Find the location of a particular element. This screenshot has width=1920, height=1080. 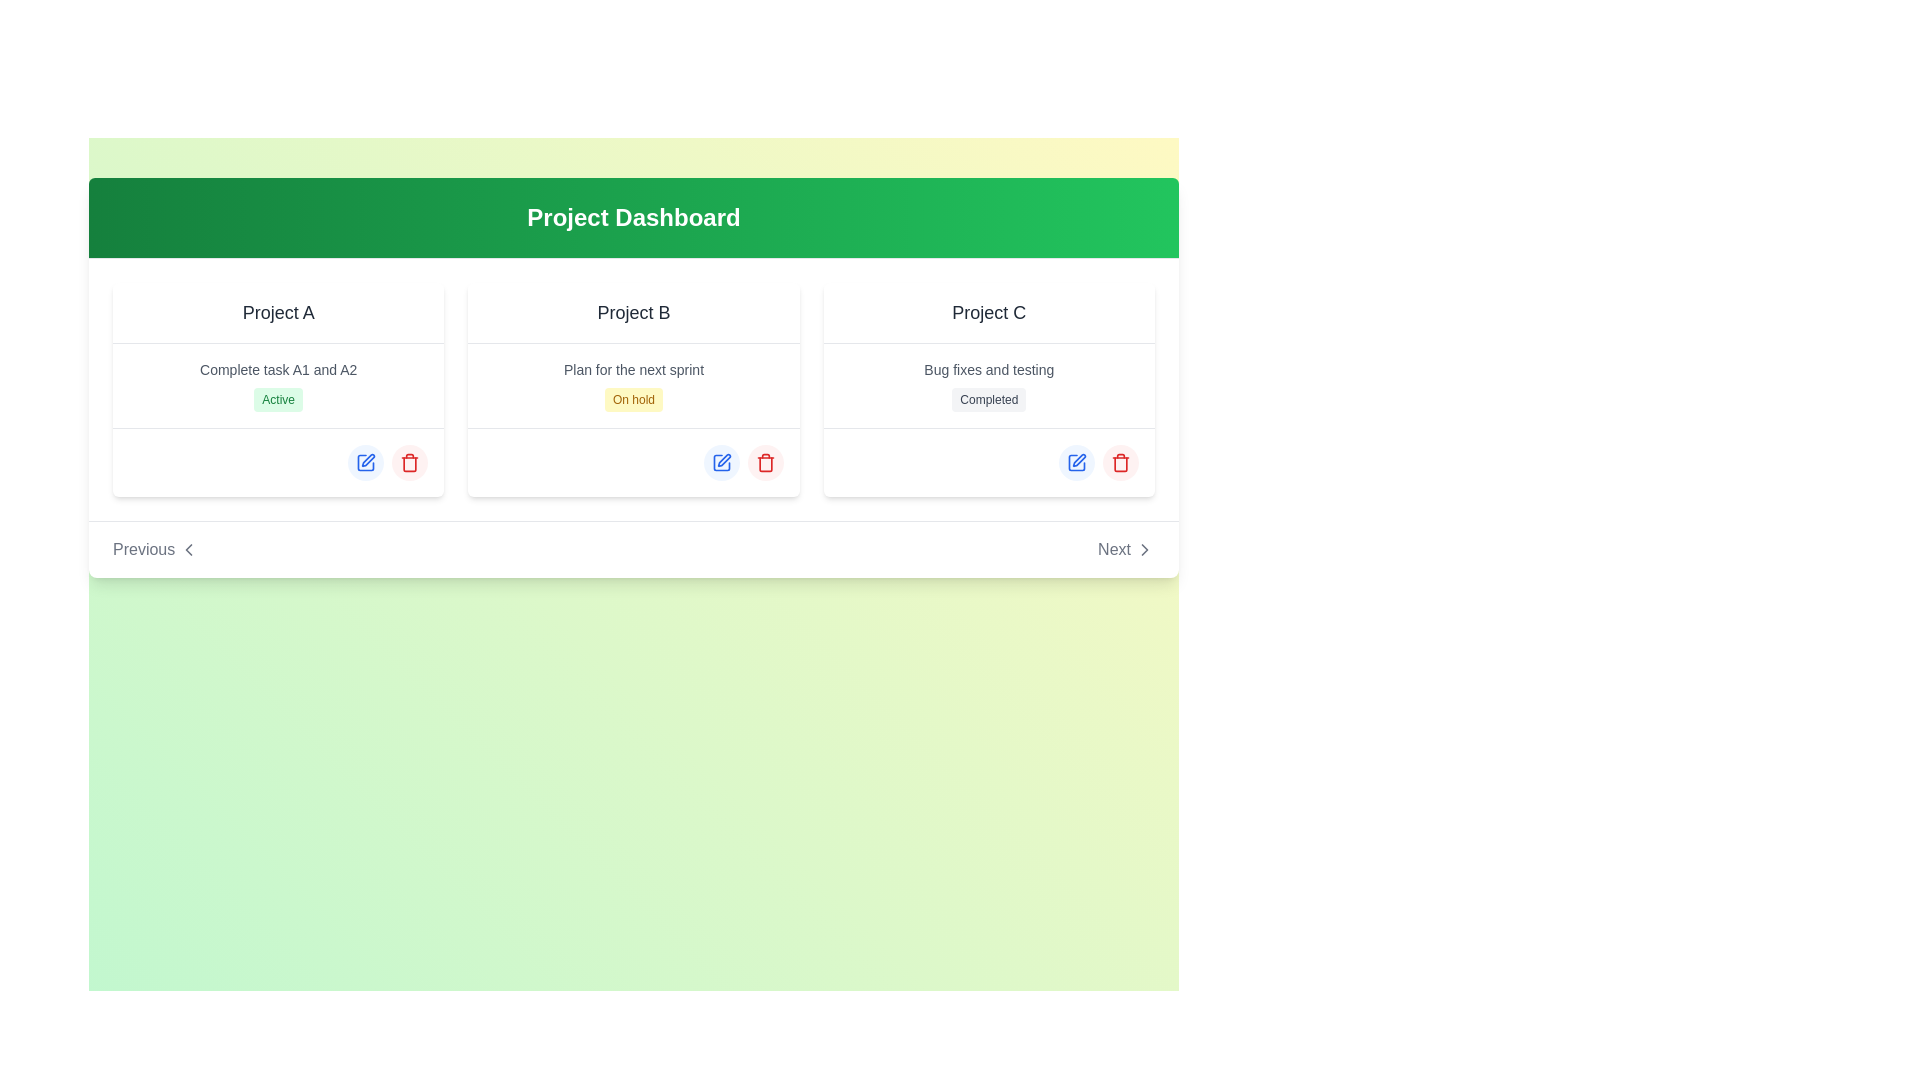

the delete button located directly under the 'Project B' card in the 'Project Dashboard' section is located at coordinates (764, 462).